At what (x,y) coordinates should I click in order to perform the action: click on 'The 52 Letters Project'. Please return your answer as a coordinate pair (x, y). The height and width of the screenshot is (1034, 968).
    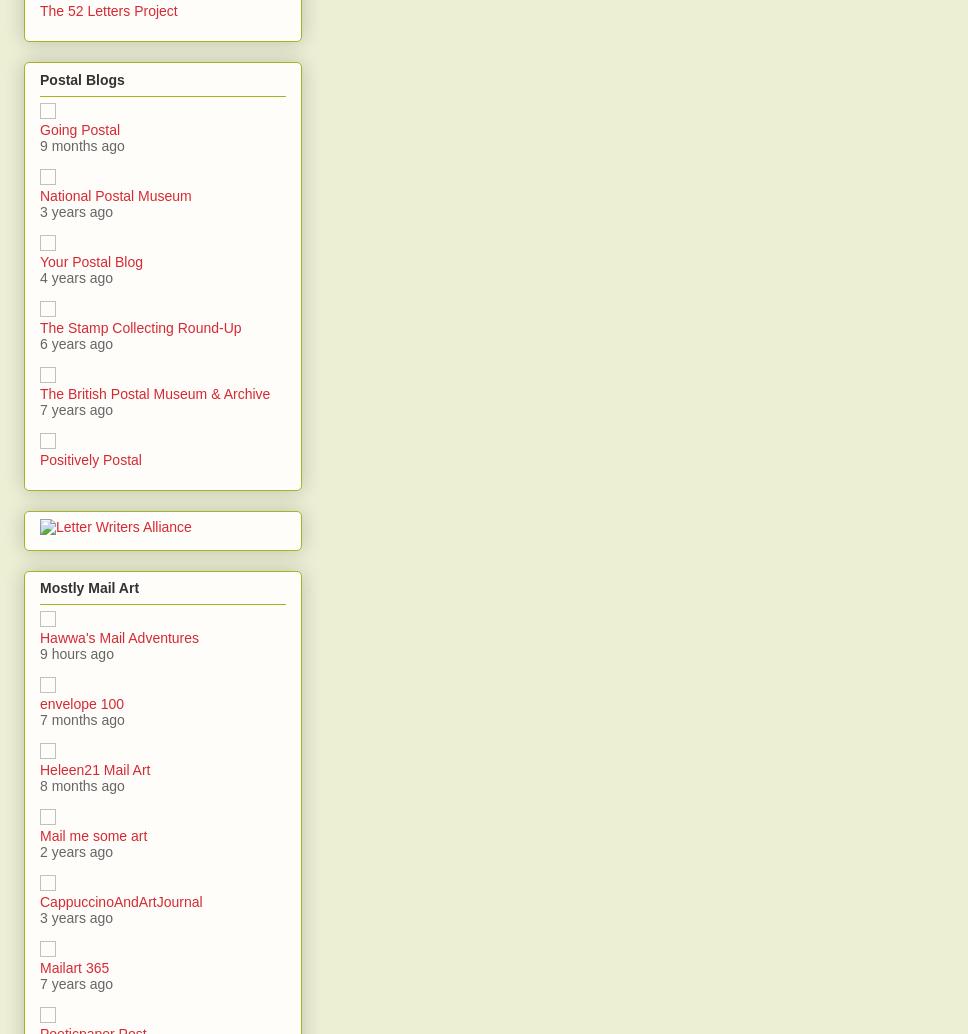
    Looking at the image, I should click on (108, 10).